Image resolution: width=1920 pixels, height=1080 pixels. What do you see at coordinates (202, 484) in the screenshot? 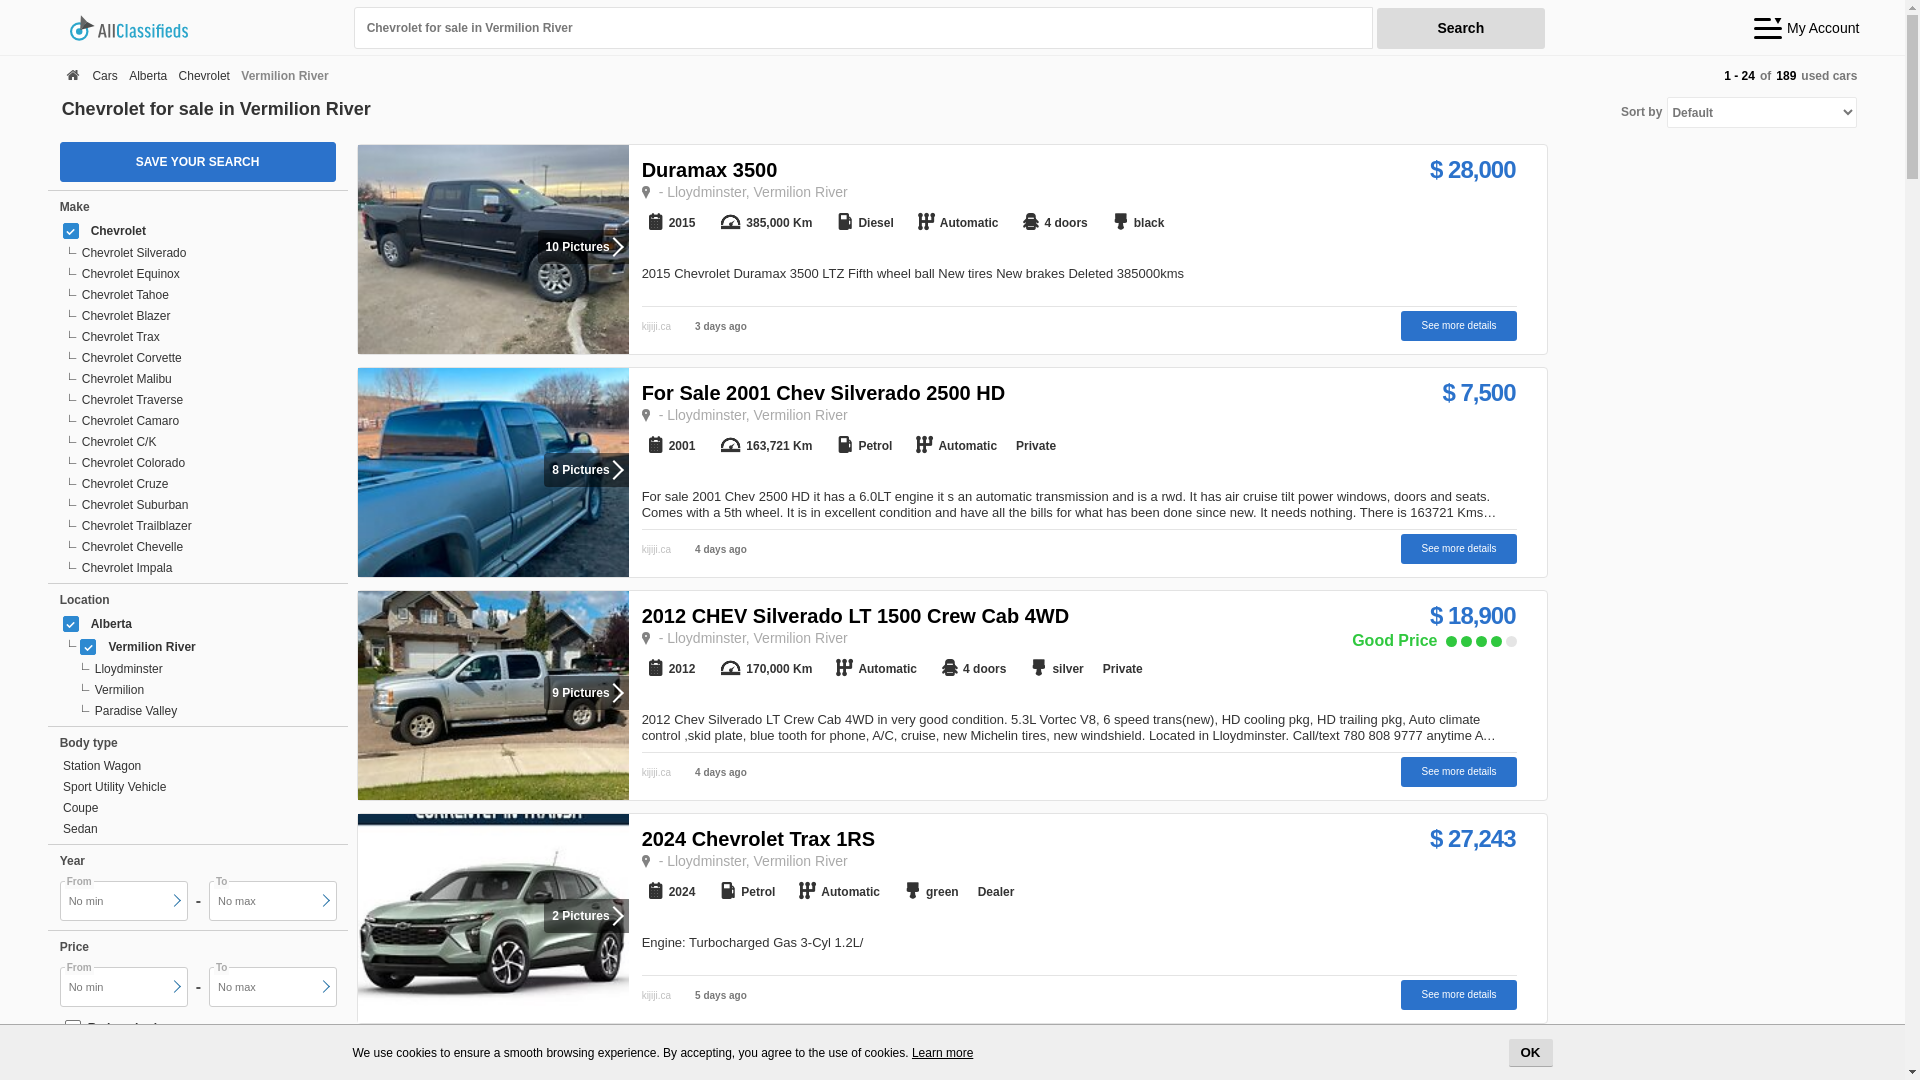
I see `'Chevrolet Cruze'` at bounding box center [202, 484].